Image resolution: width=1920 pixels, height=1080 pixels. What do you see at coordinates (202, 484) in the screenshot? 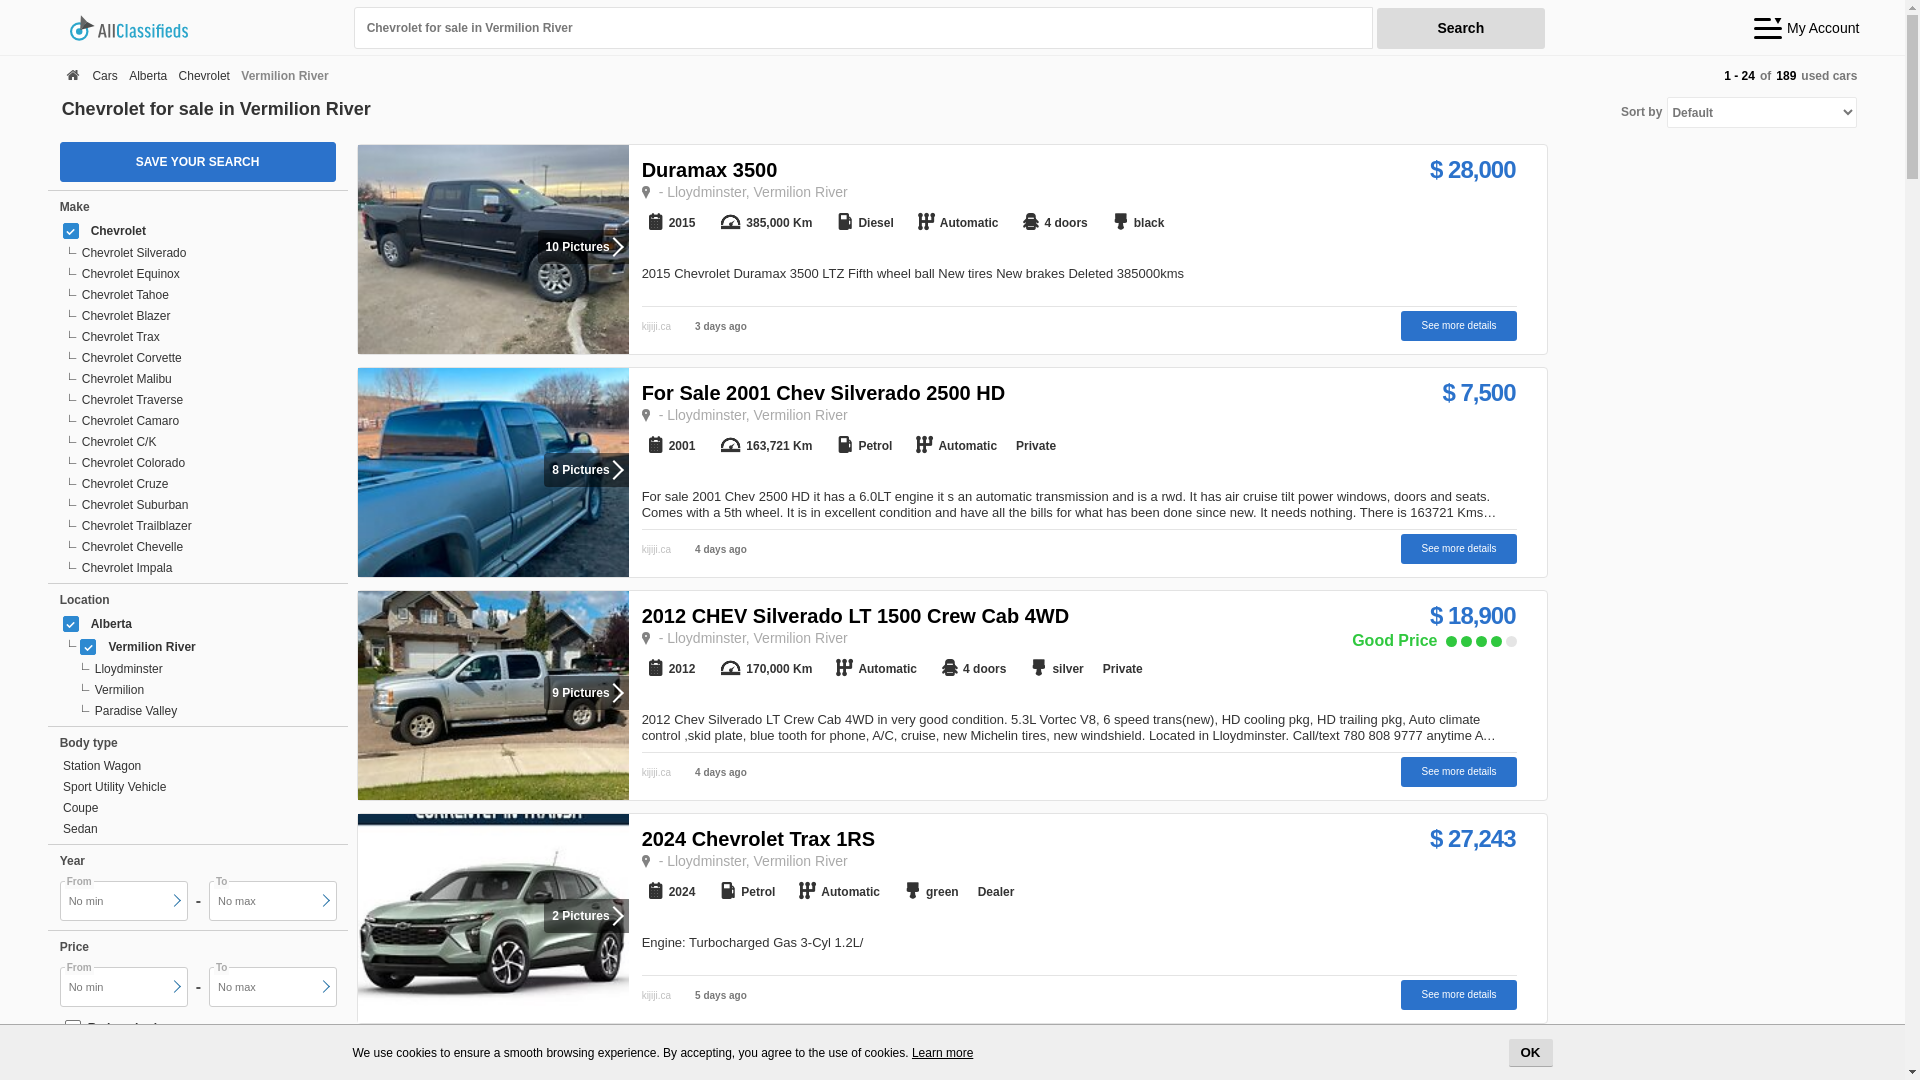
I see `'Chevrolet Cruze'` at bounding box center [202, 484].